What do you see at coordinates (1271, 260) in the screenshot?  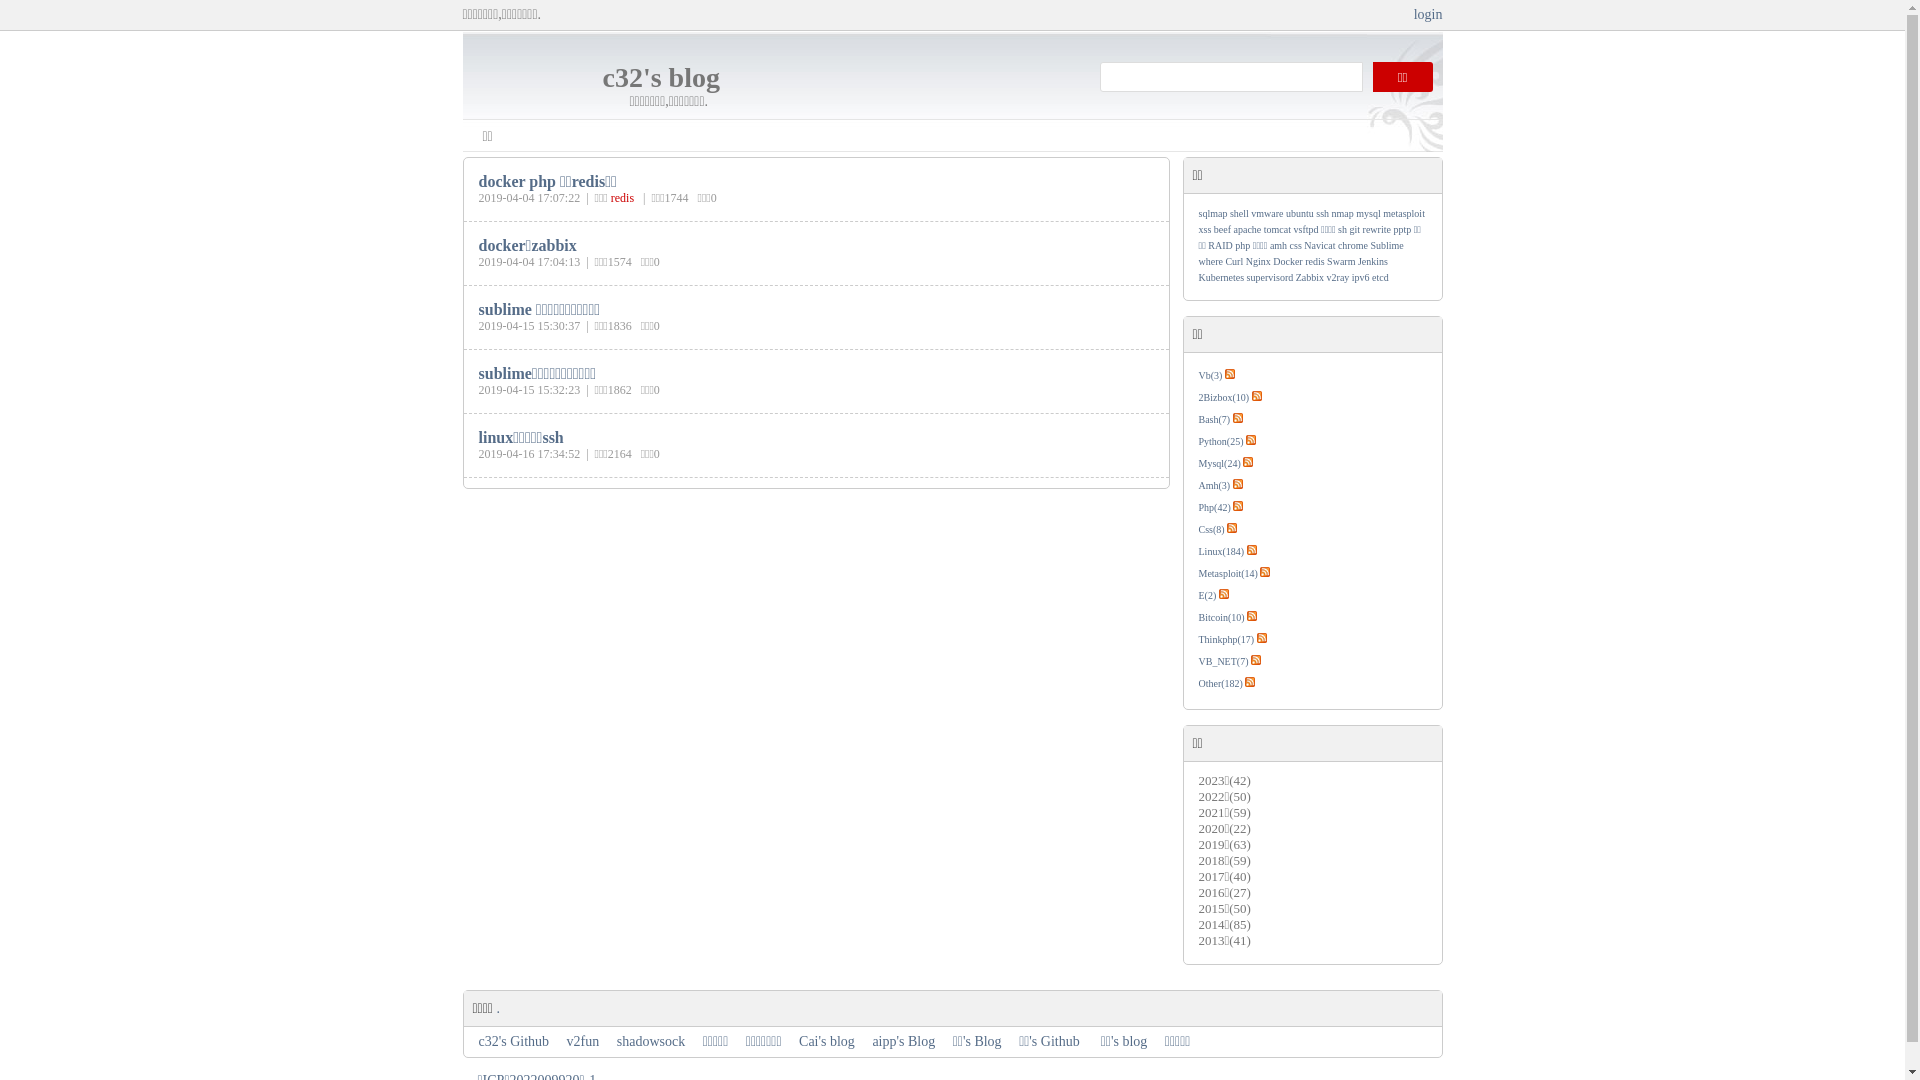 I see `'Docker'` at bounding box center [1271, 260].